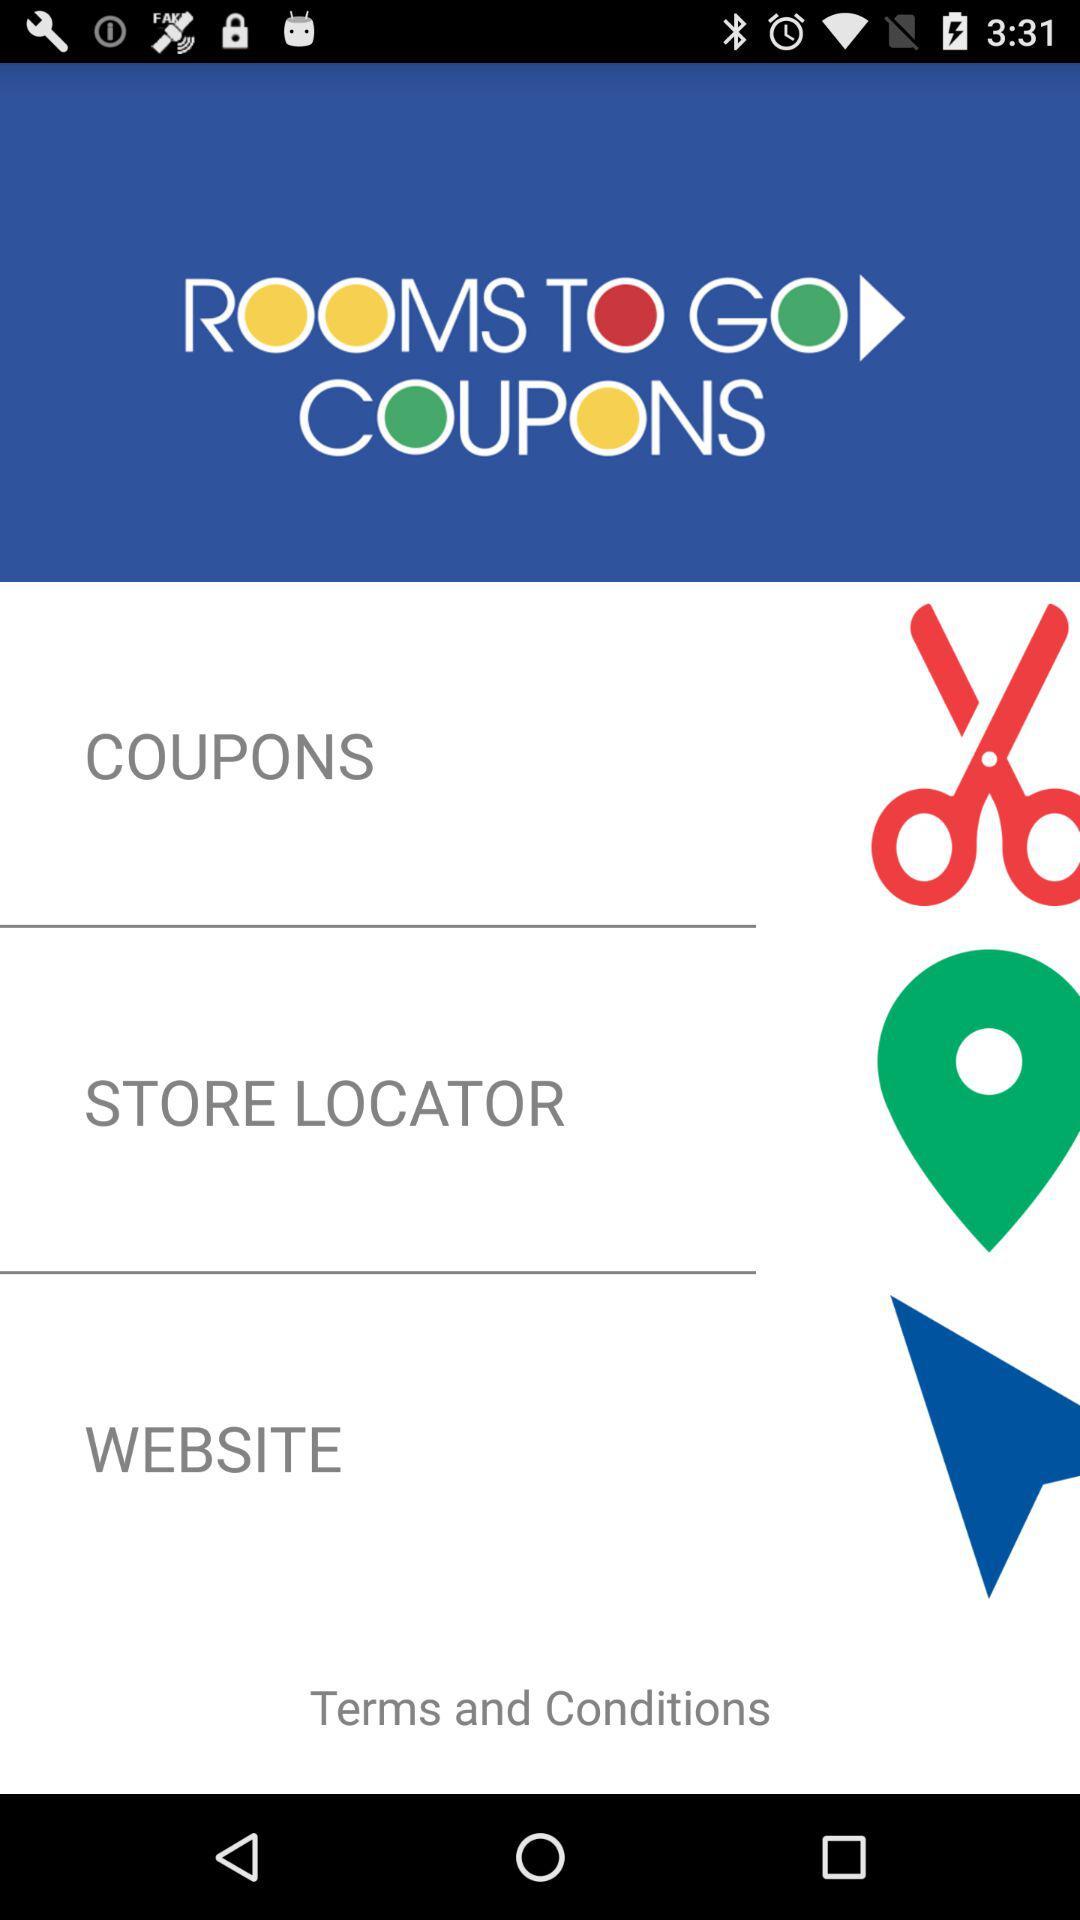 The height and width of the screenshot is (1920, 1080). What do you see at coordinates (540, 1706) in the screenshot?
I see `the terms and conditions` at bounding box center [540, 1706].